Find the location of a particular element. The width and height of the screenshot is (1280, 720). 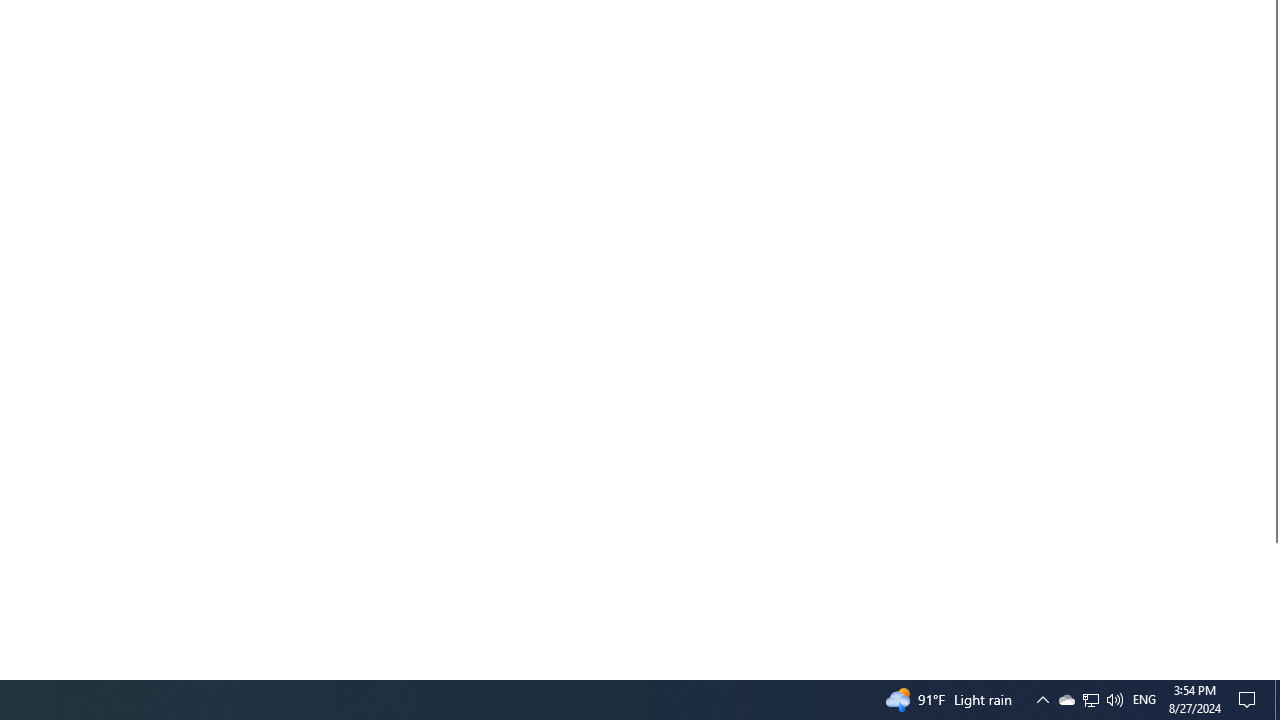

'Tray Input Indicator - English (United States)' is located at coordinates (1090, 698).